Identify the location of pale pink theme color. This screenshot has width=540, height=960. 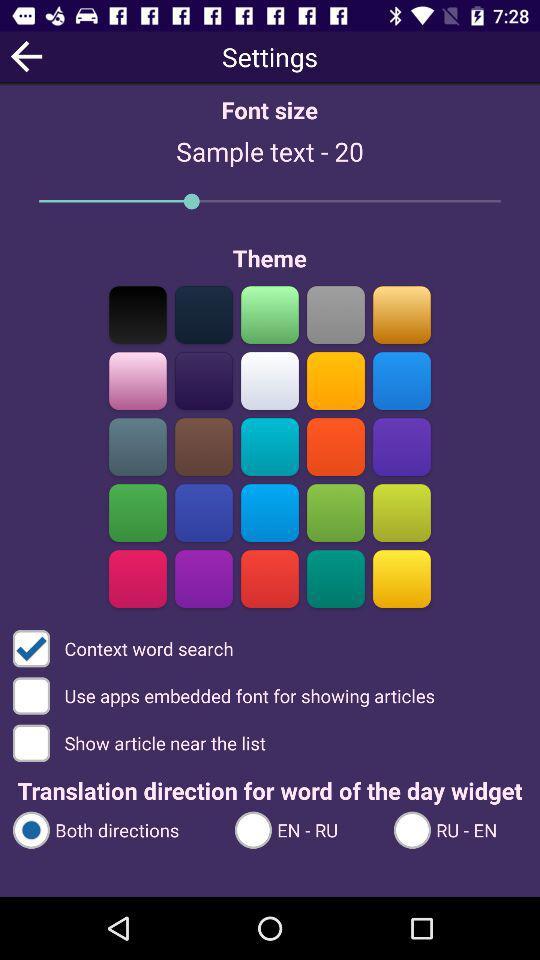
(137, 380).